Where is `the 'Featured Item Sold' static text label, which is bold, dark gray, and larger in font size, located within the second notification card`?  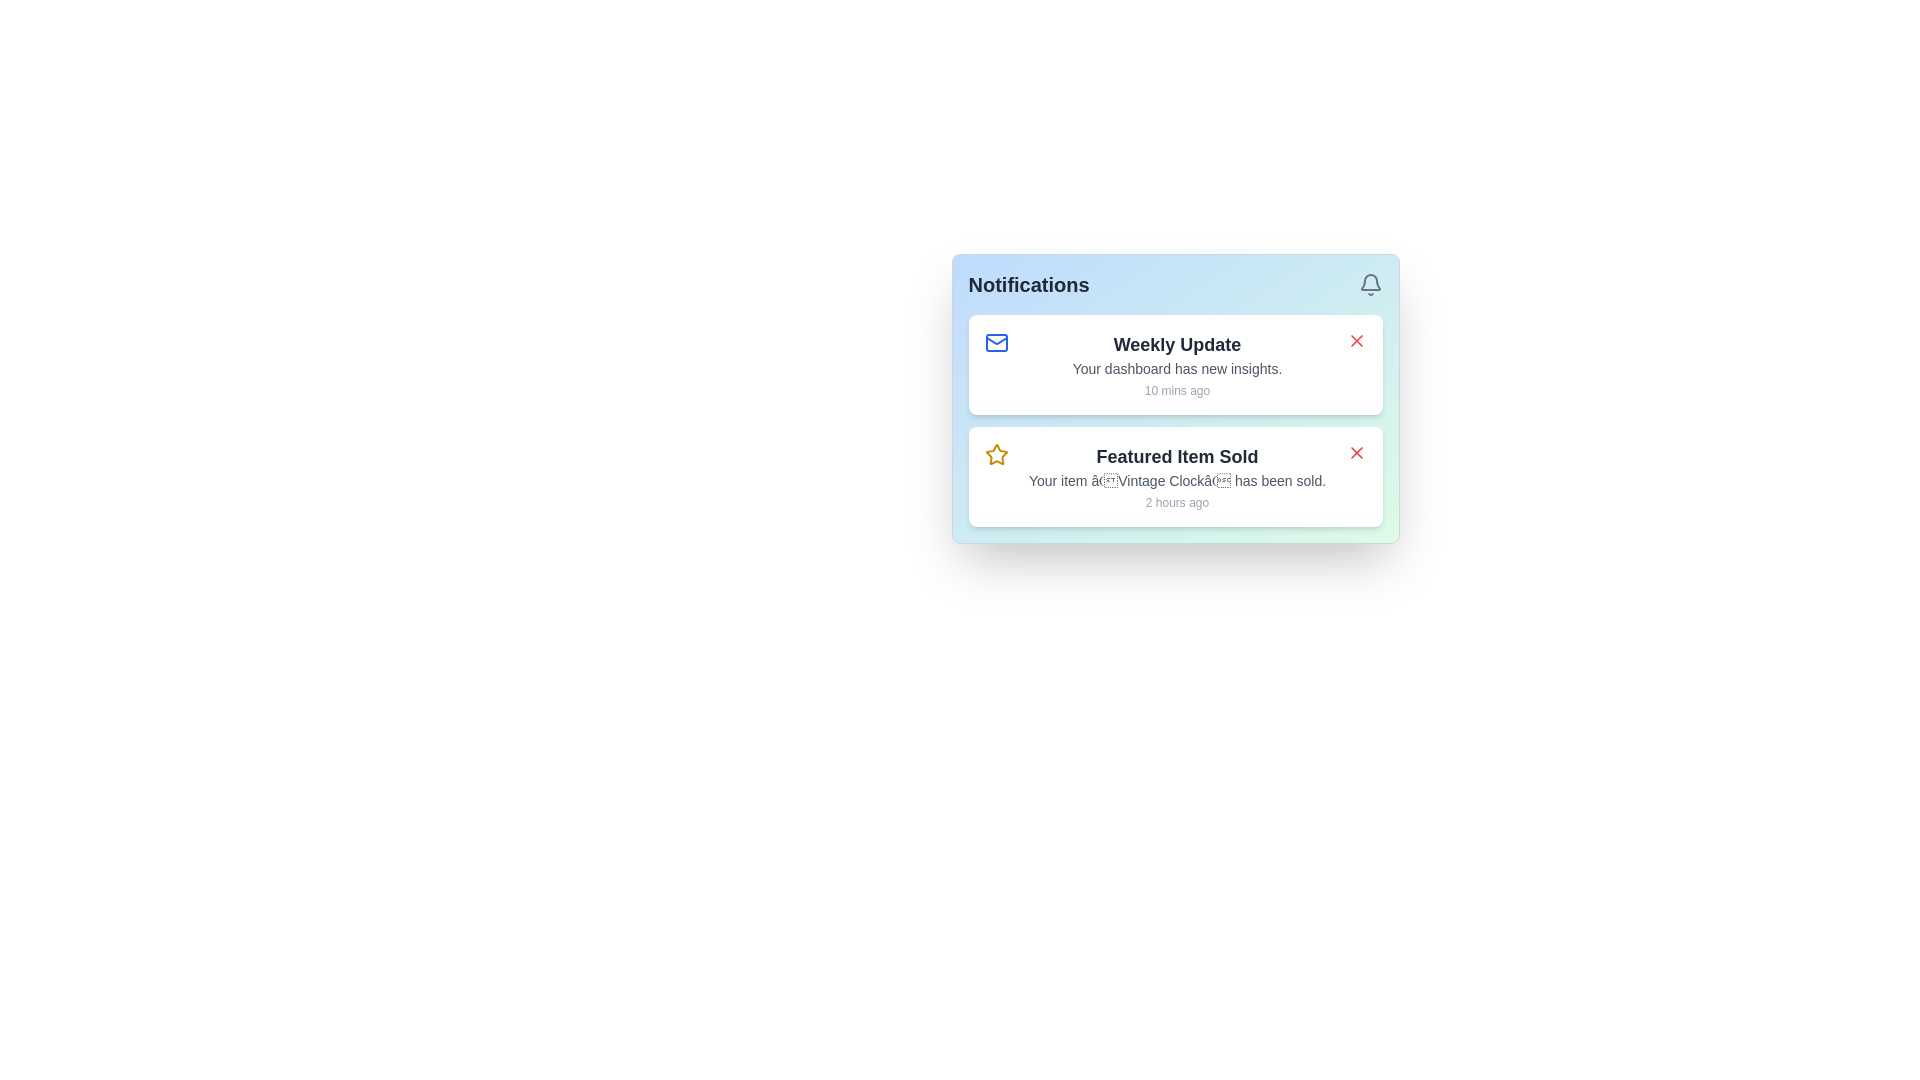 the 'Featured Item Sold' static text label, which is bold, dark gray, and larger in font size, located within the second notification card is located at coordinates (1177, 456).